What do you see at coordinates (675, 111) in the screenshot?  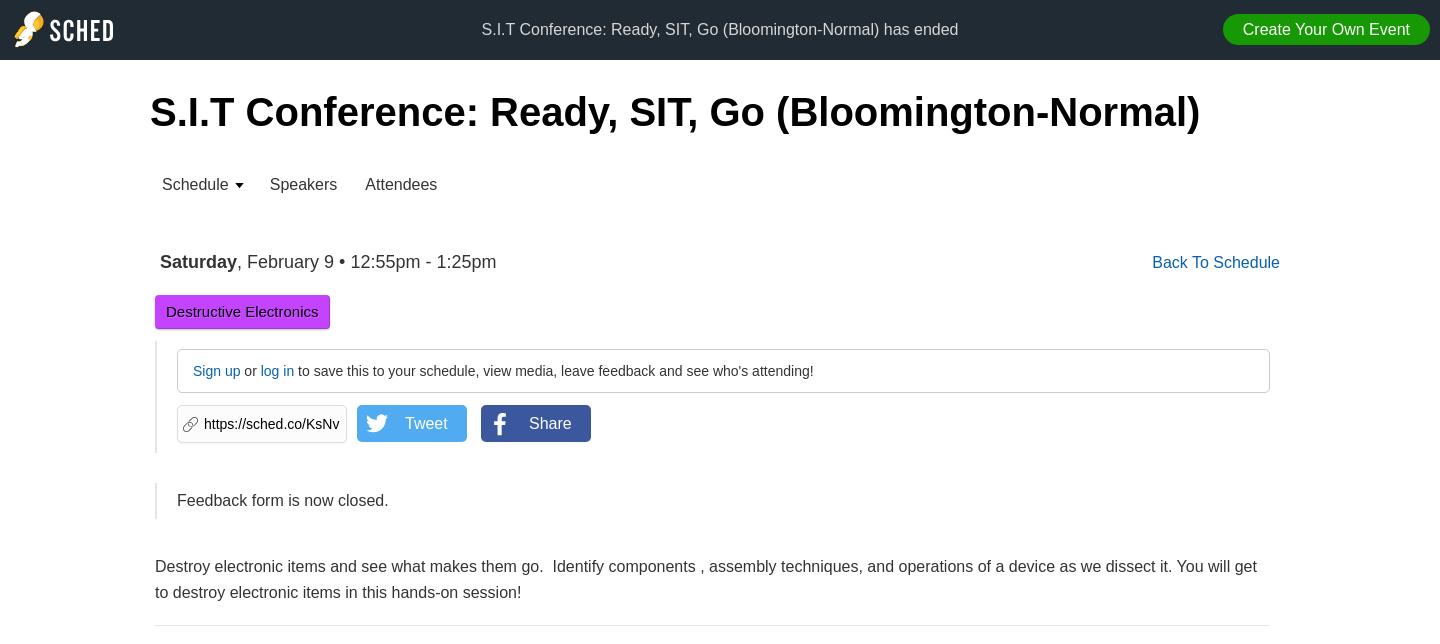 I see `'S.I.T Conference: Ready, SIT, Go (Bloomington-Normal)'` at bounding box center [675, 111].